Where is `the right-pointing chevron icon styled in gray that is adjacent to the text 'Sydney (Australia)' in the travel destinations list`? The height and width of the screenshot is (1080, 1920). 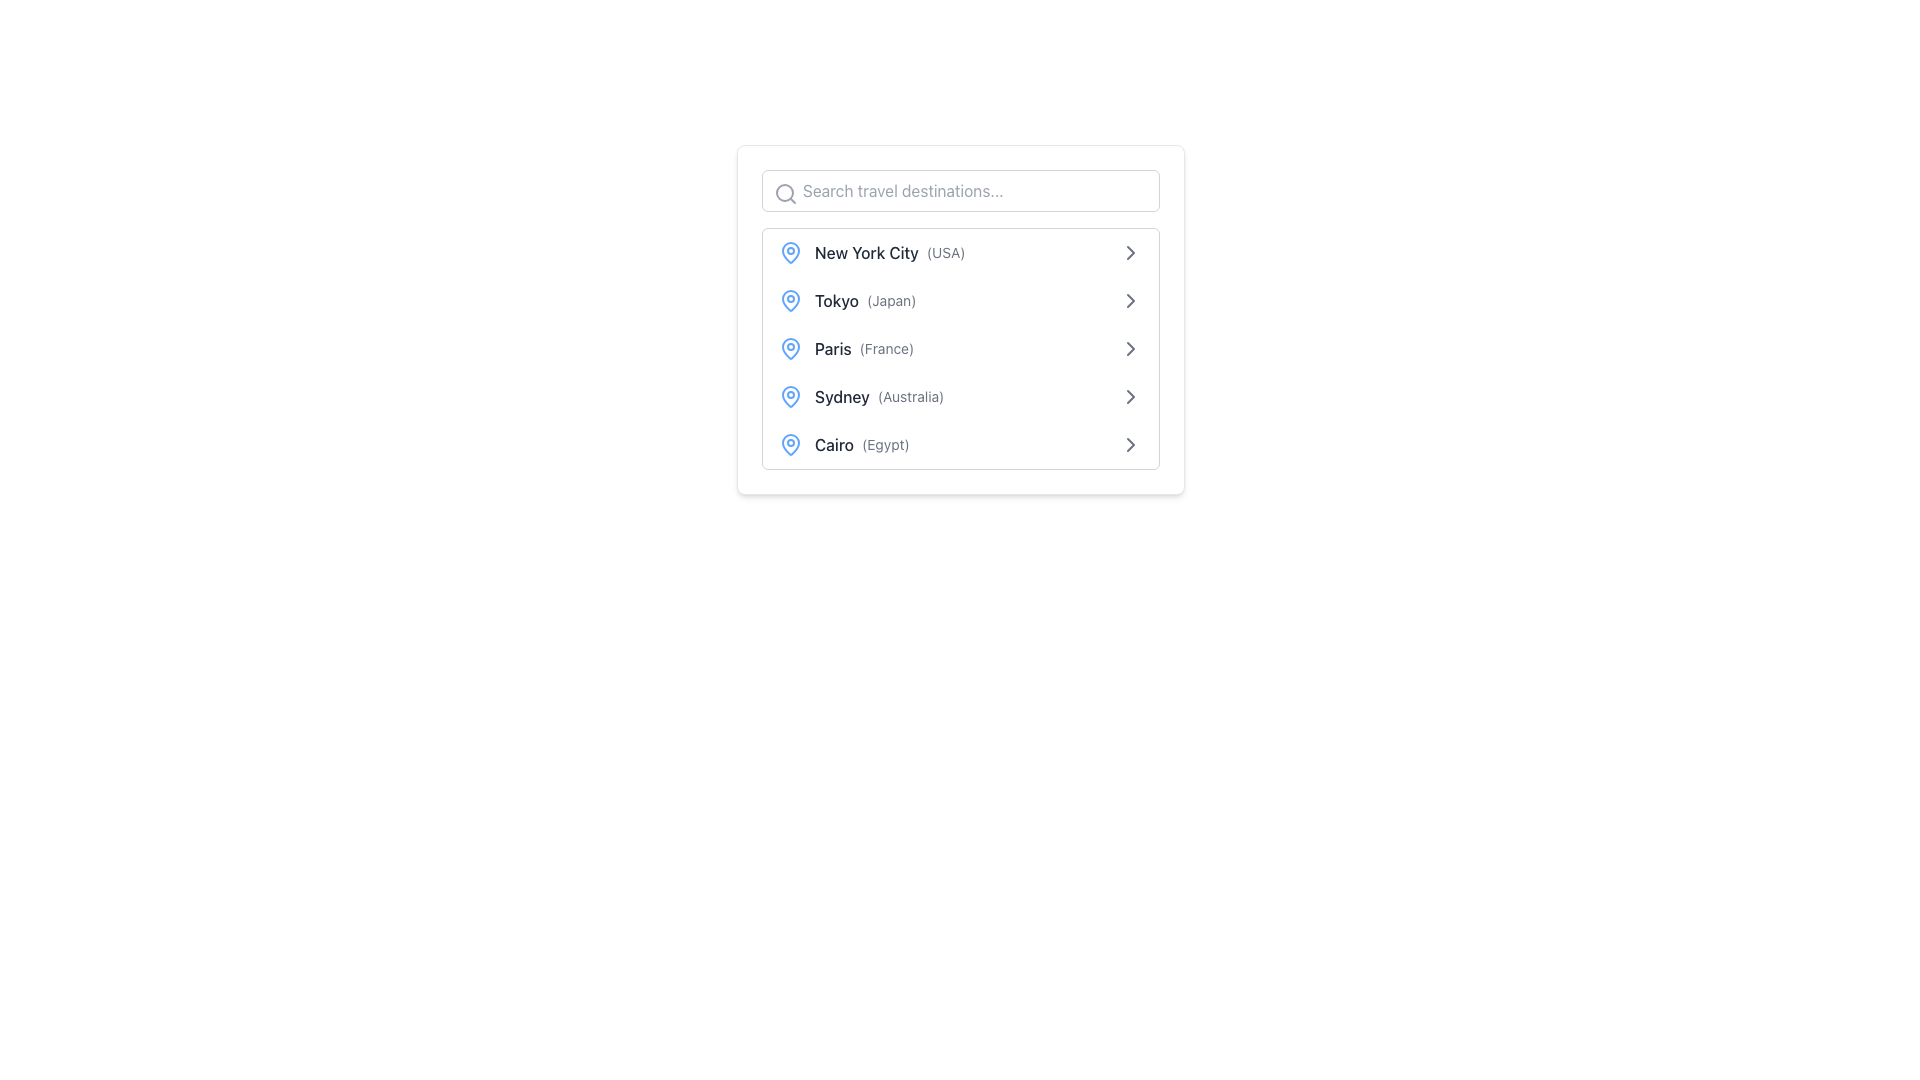
the right-pointing chevron icon styled in gray that is adjacent to the text 'Sydney (Australia)' in the travel destinations list is located at coordinates (1131, 397).